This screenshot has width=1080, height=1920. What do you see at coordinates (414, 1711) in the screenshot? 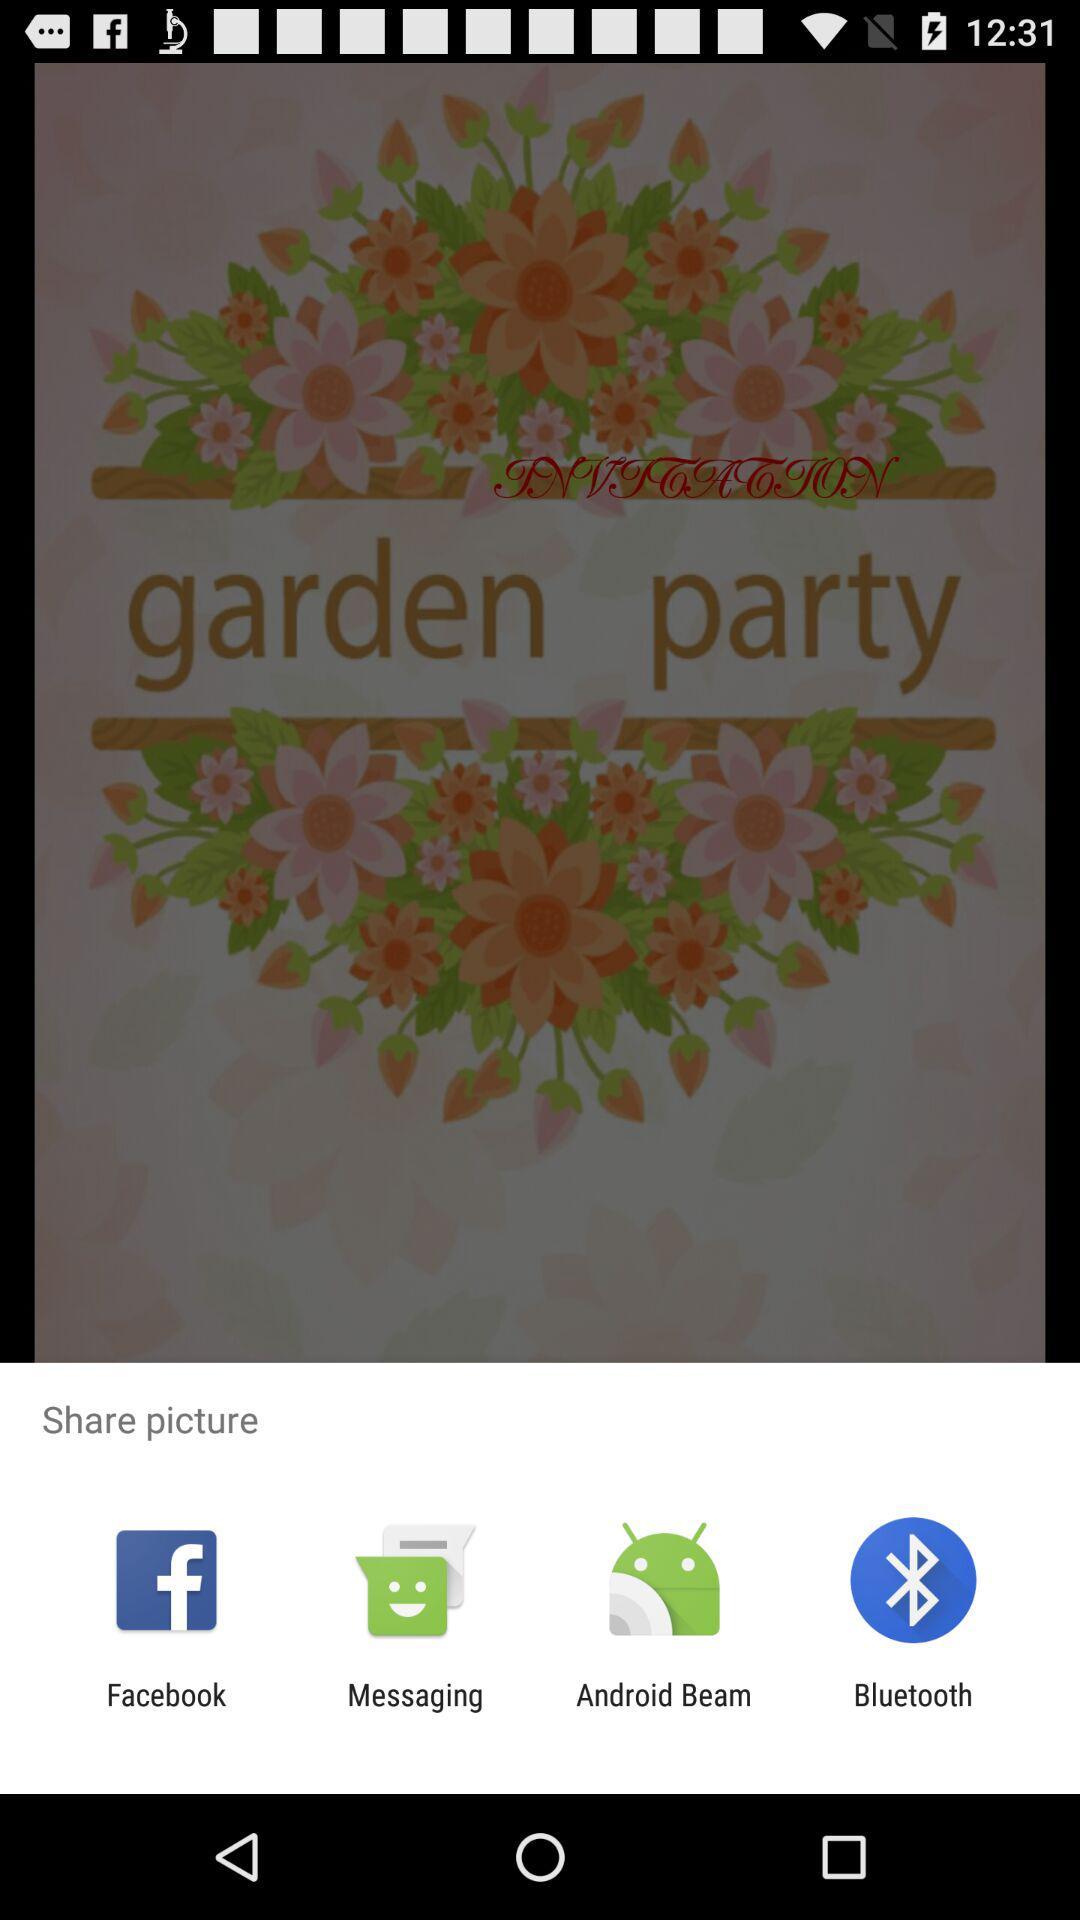
I see `the item next to facebook item` at bounding box center [414, 1711].